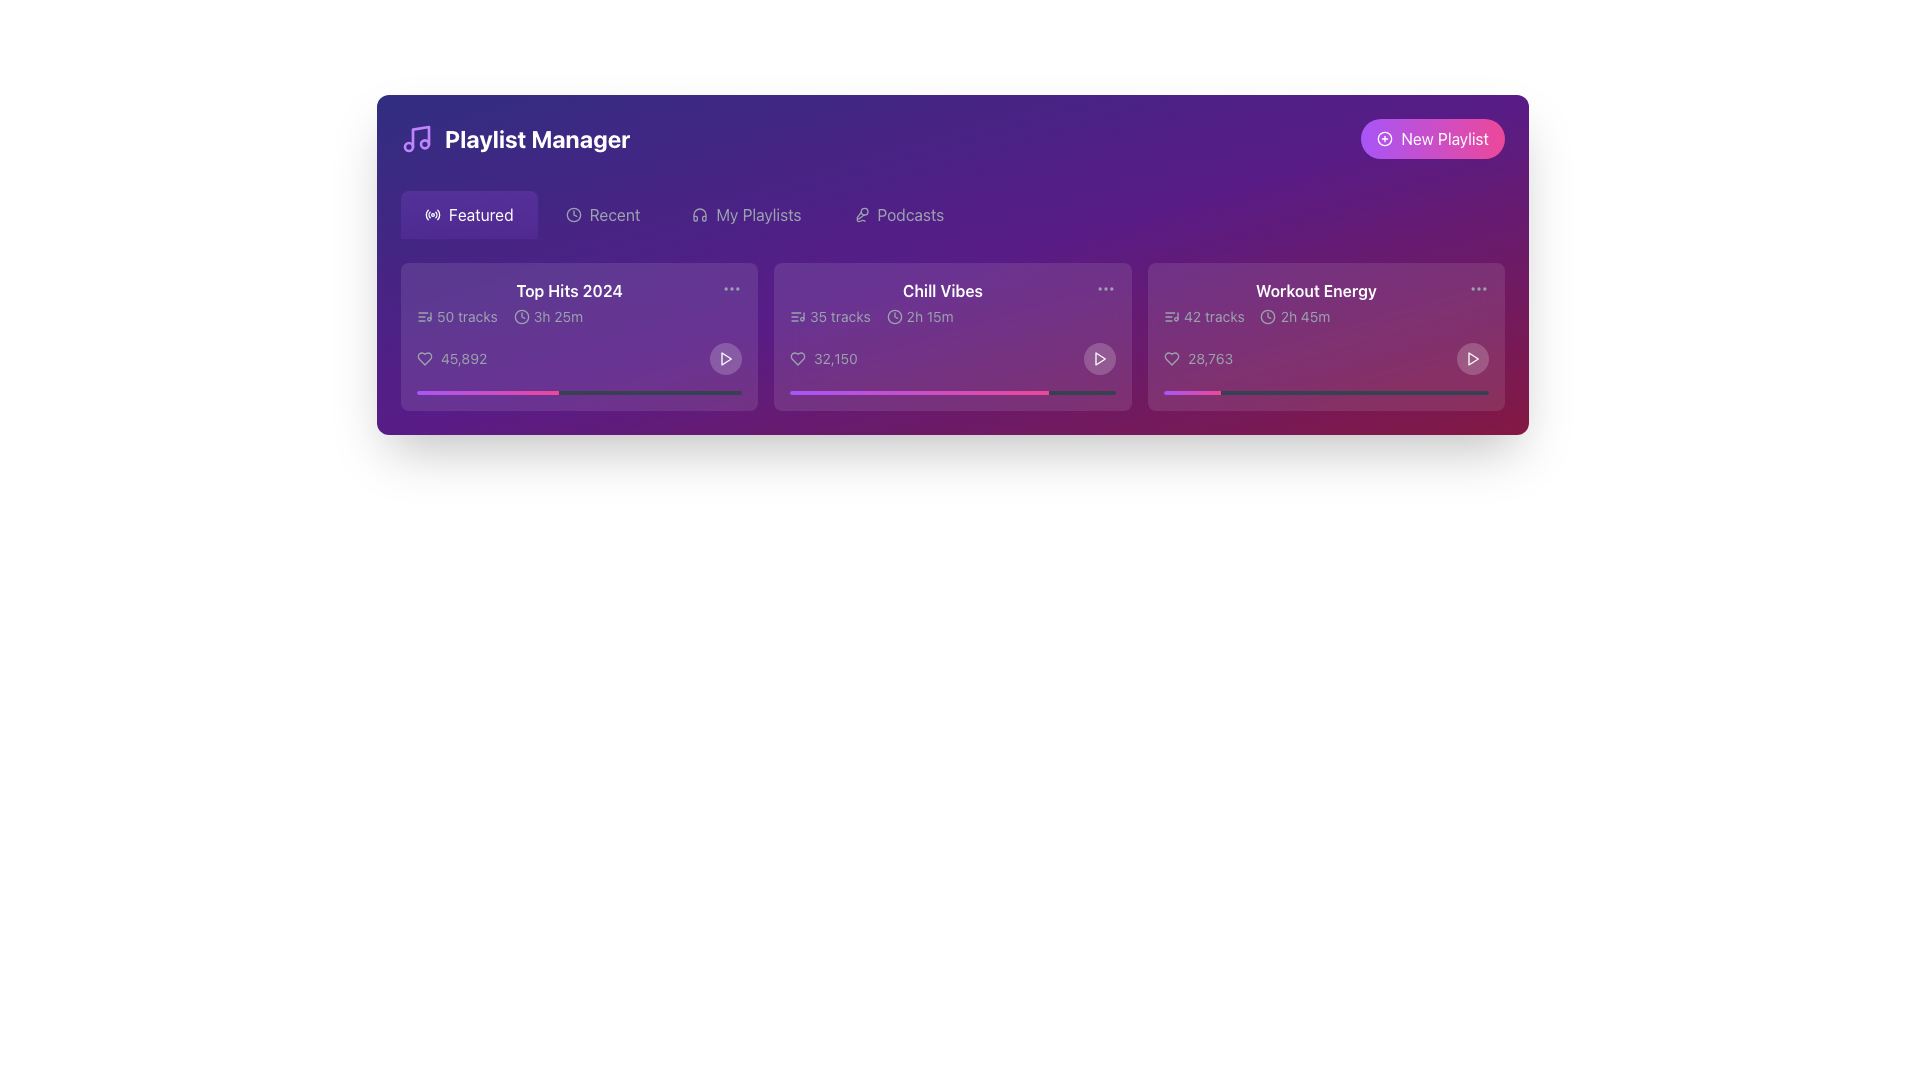  Describe the element at coordinates (572, 215) in the screenshot. I see `the decorative SVG Circle that is part of the clock icon, located to the left of the 'Recent' text in the upper center portion of the interface` at that location.